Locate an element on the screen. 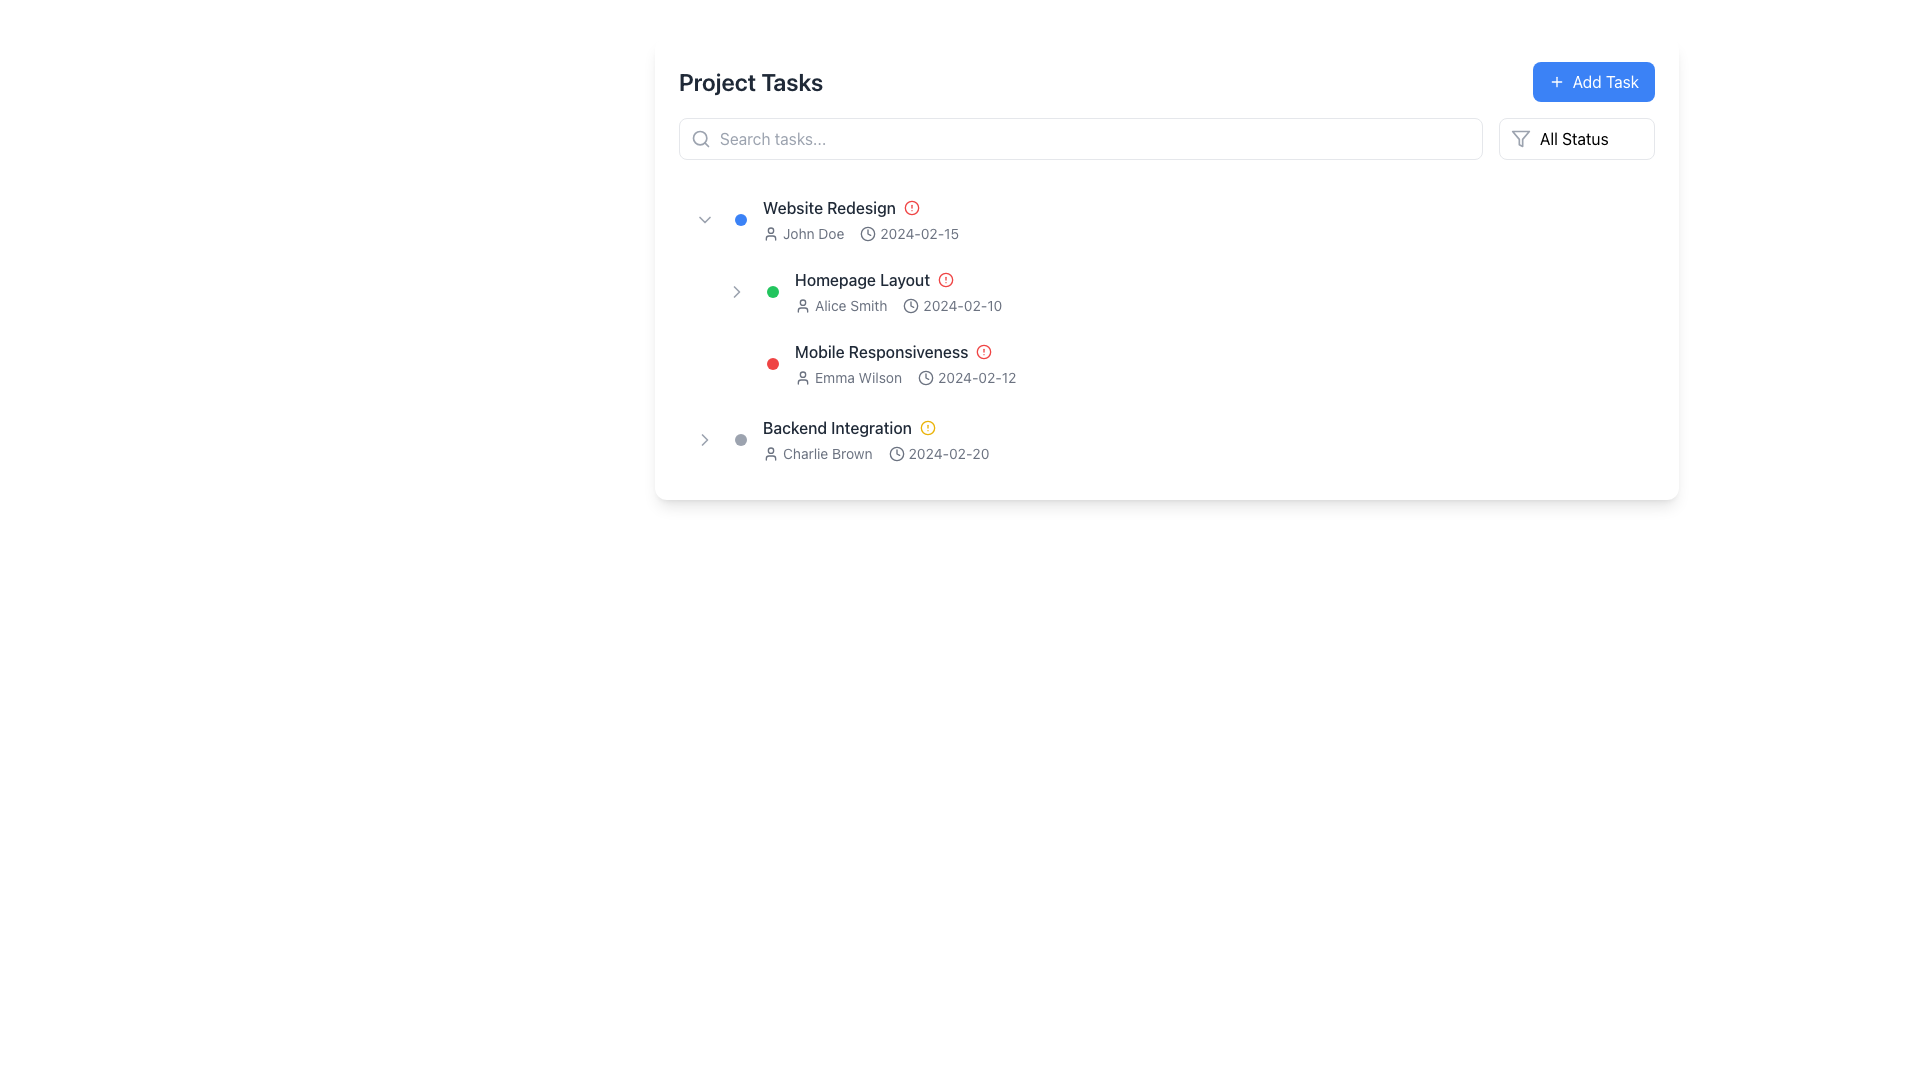 Image resolution: width=1920 pixels, height=1080 pixels. the appearance of the warning icon located to the right of the 'Backend Integration' text is located at coordinates (926, 427).